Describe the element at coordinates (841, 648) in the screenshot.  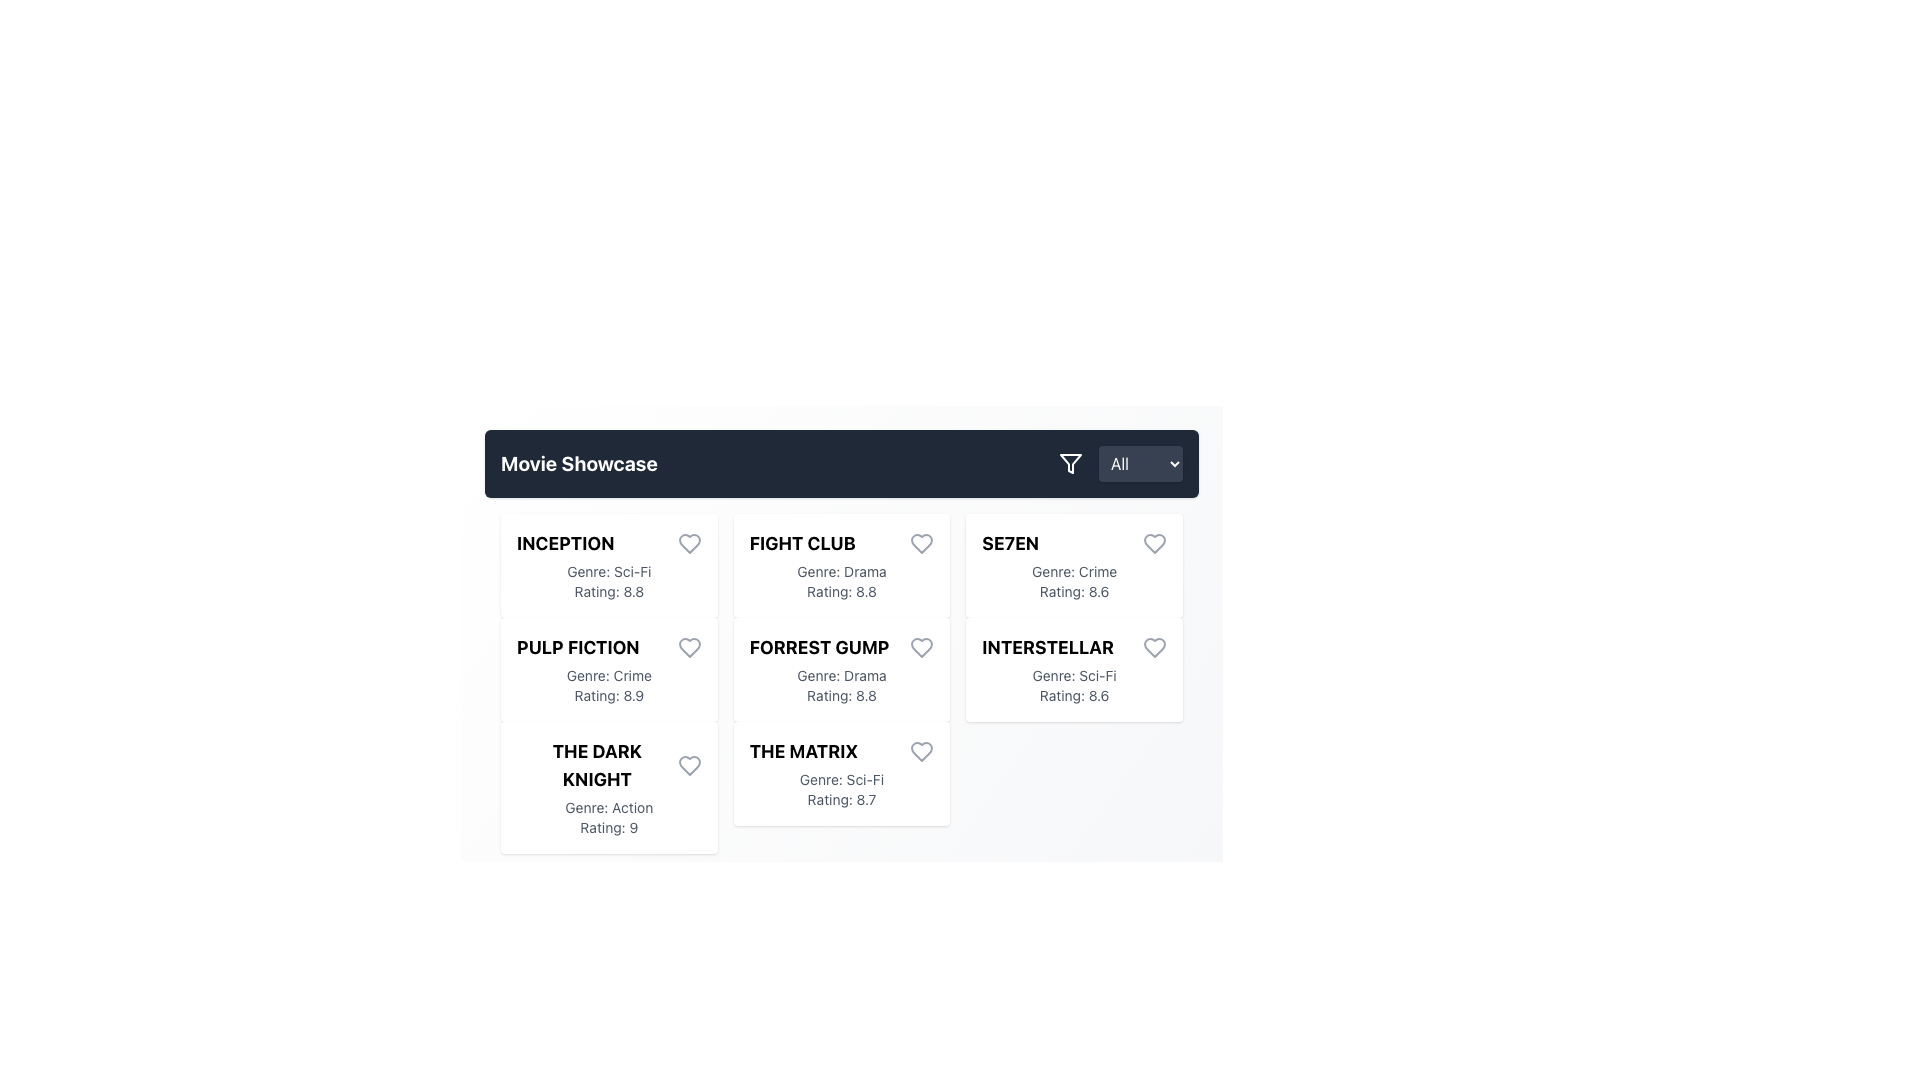
I see `the label containing the text 'FORREST GUMP' which is in bold uppercase style and located at the top of its card in the second row, center column of the grid layout` at that location.